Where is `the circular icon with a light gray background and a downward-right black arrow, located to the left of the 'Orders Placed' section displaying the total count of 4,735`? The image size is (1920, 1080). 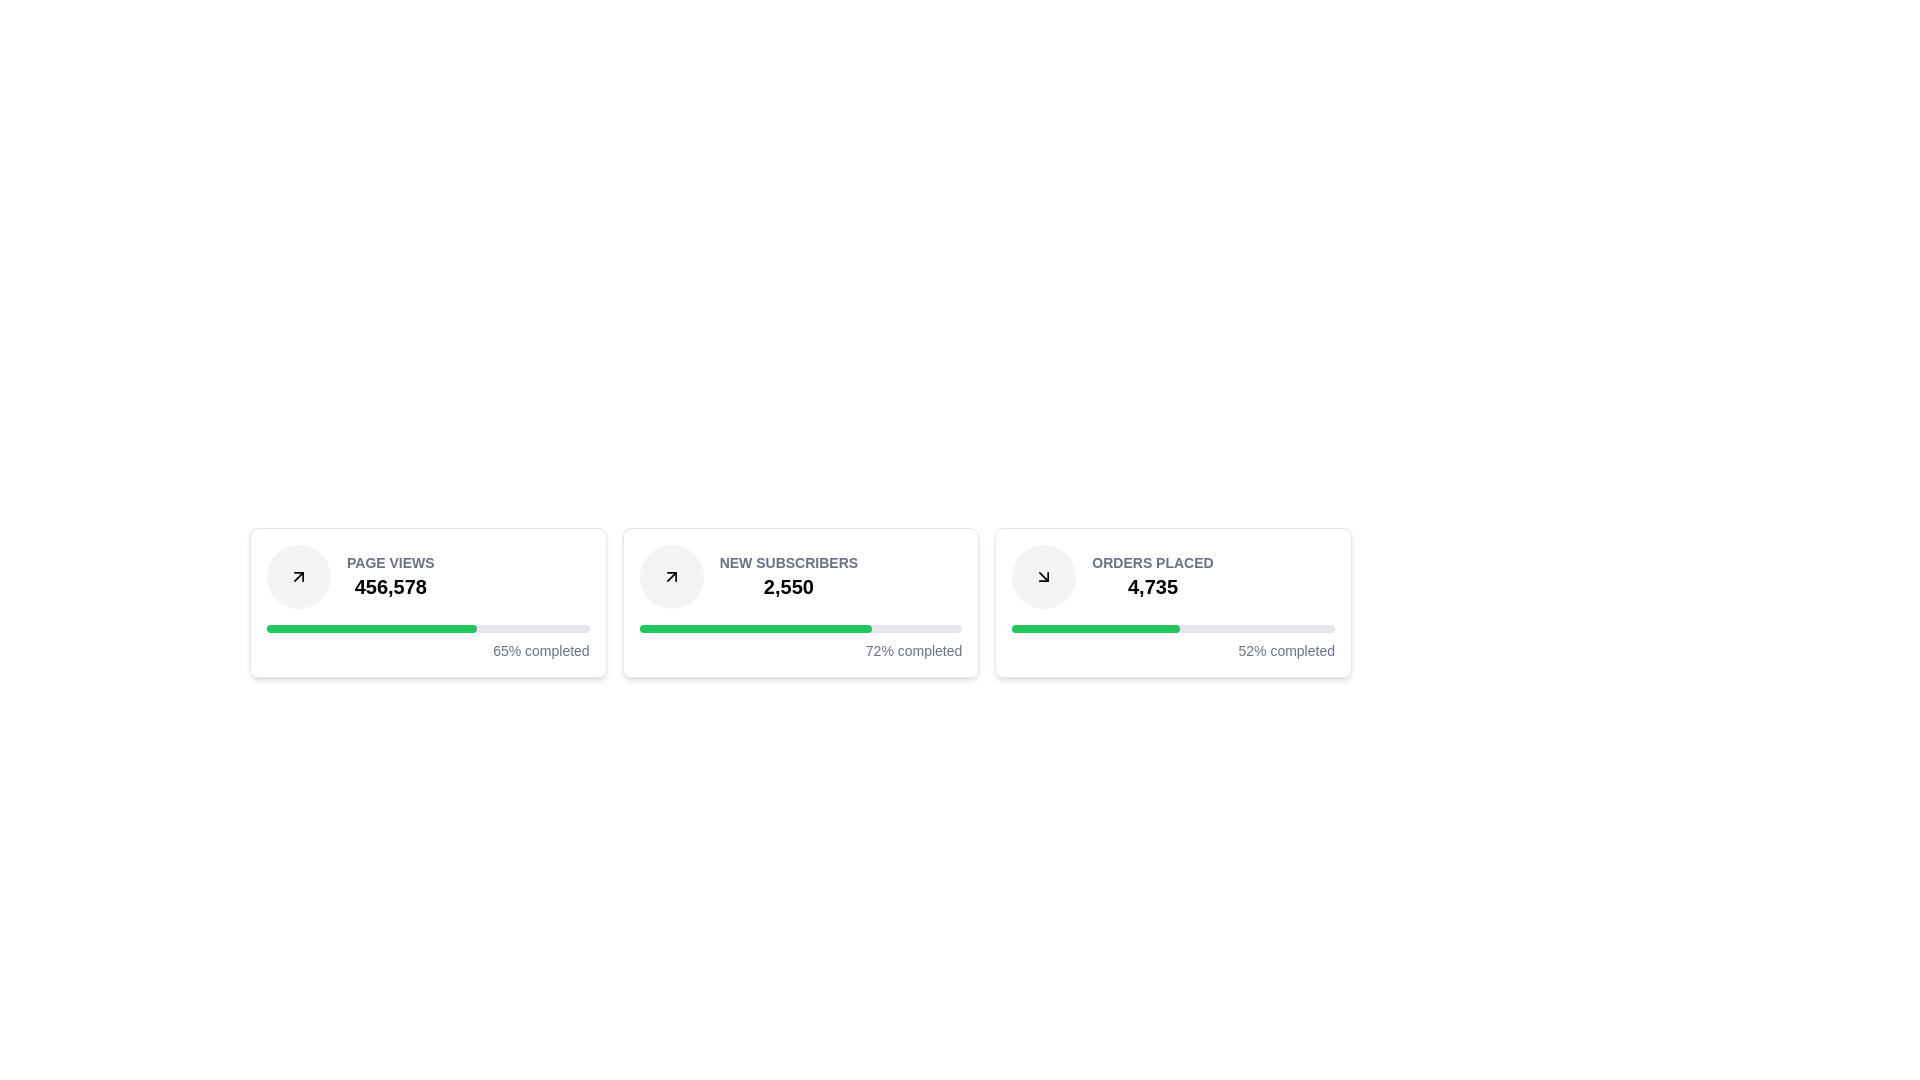
the circular icon with a light gray background and a downward-right black arrow, located to the left of the 'Orders Placed' section displaying the total count of 4,735 is located at coordinates (1043, 577).